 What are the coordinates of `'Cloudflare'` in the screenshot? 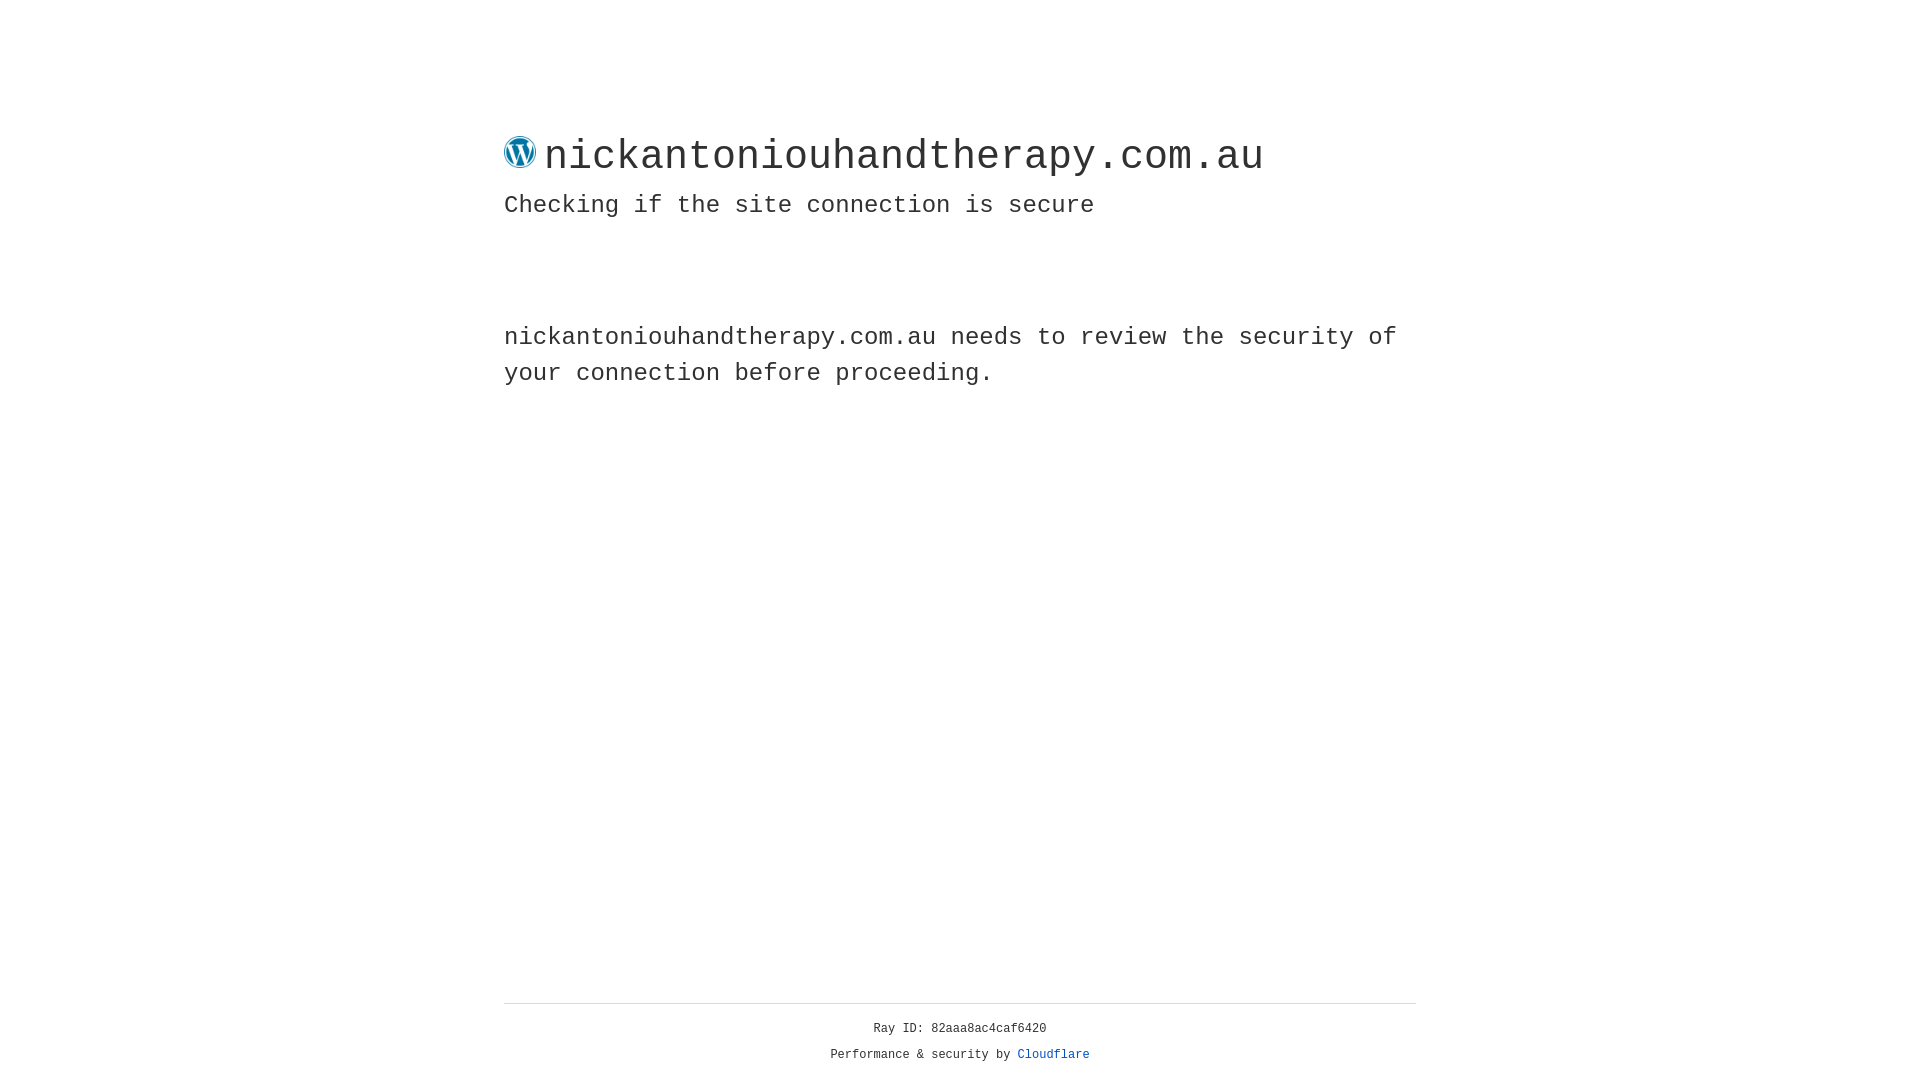 It's located at (1053, 1054).